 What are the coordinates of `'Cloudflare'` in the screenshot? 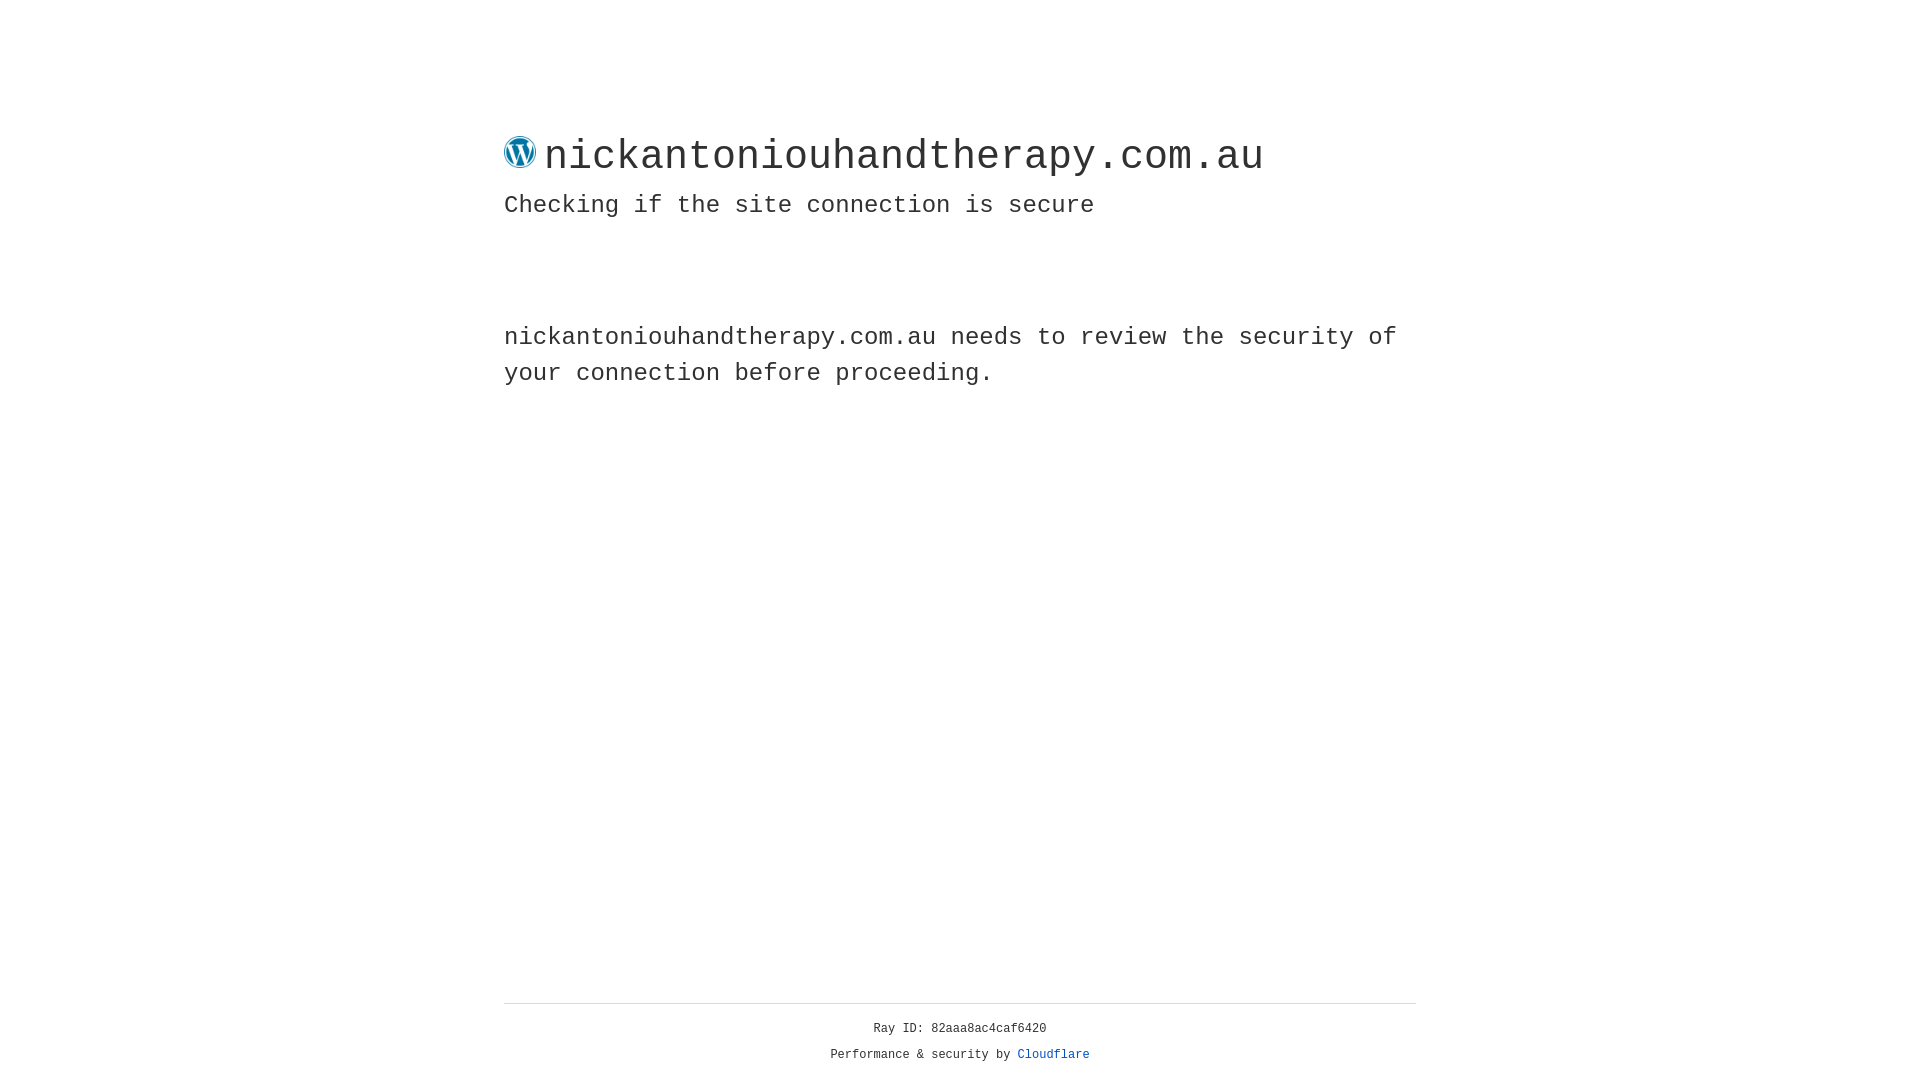 It's located at (1053, 1054).